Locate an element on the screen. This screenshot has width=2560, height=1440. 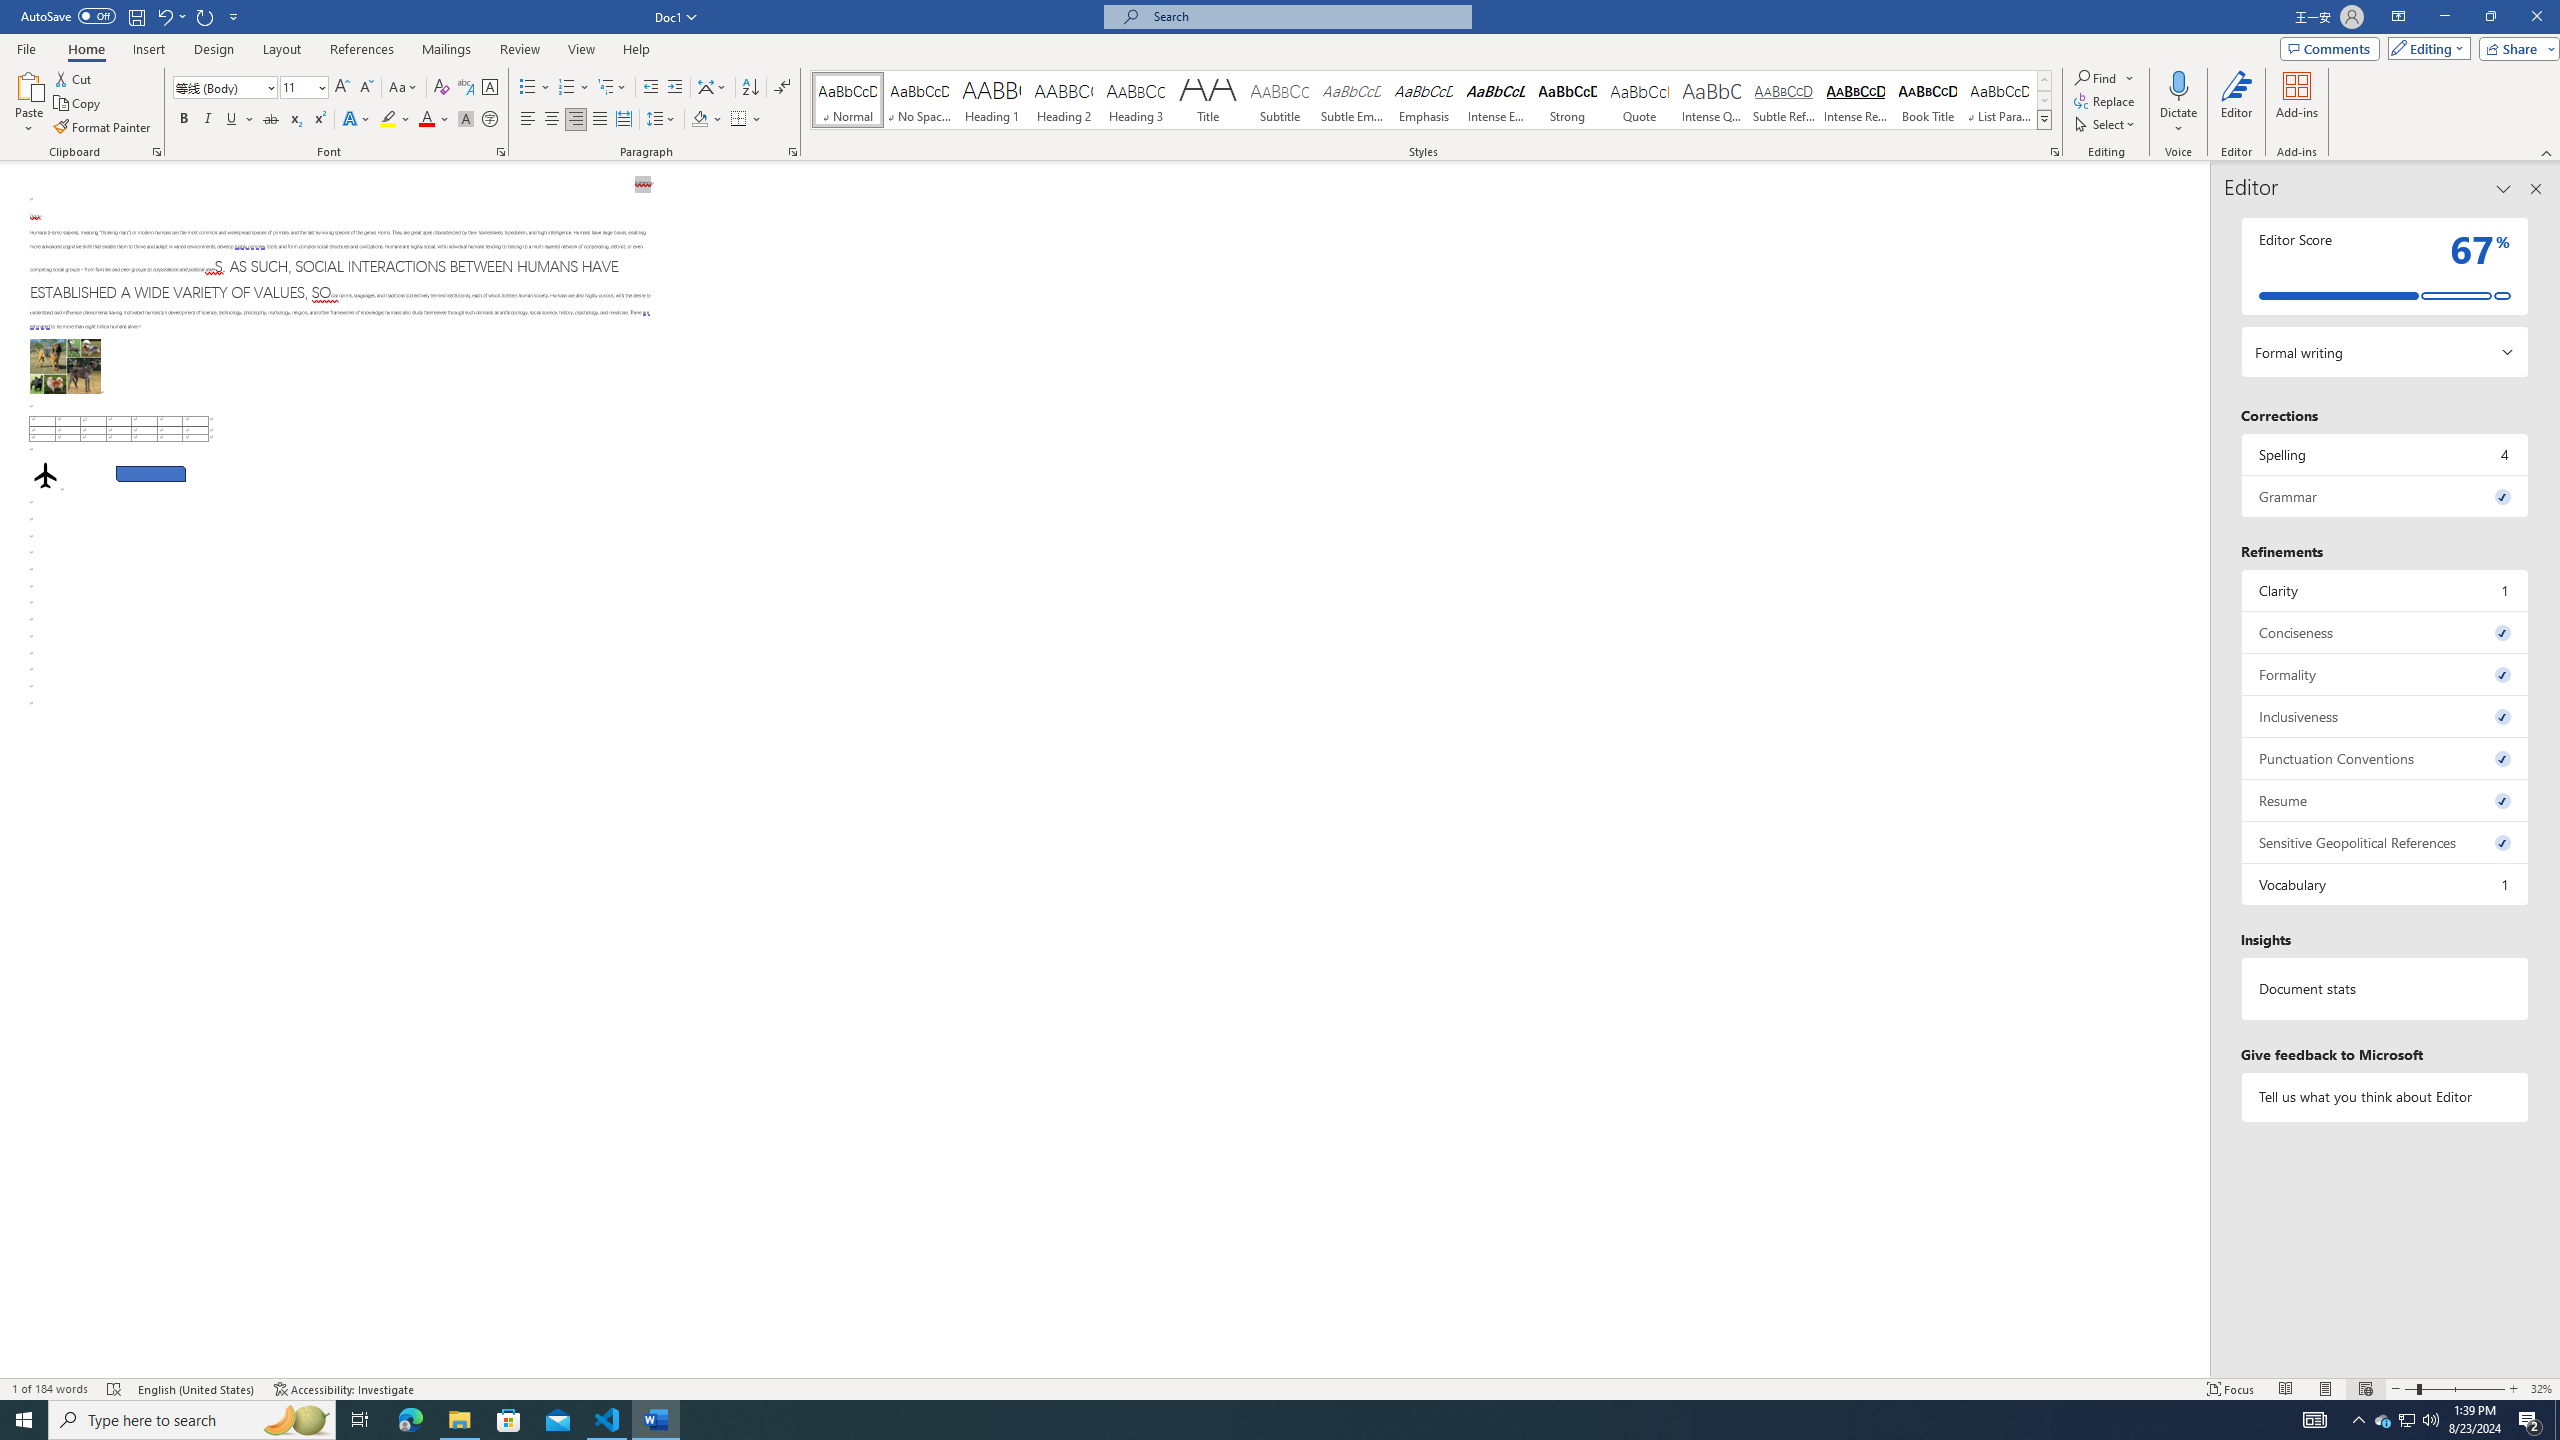
'Undo Paragraph Alignment' is located at coordinates (170, 15).